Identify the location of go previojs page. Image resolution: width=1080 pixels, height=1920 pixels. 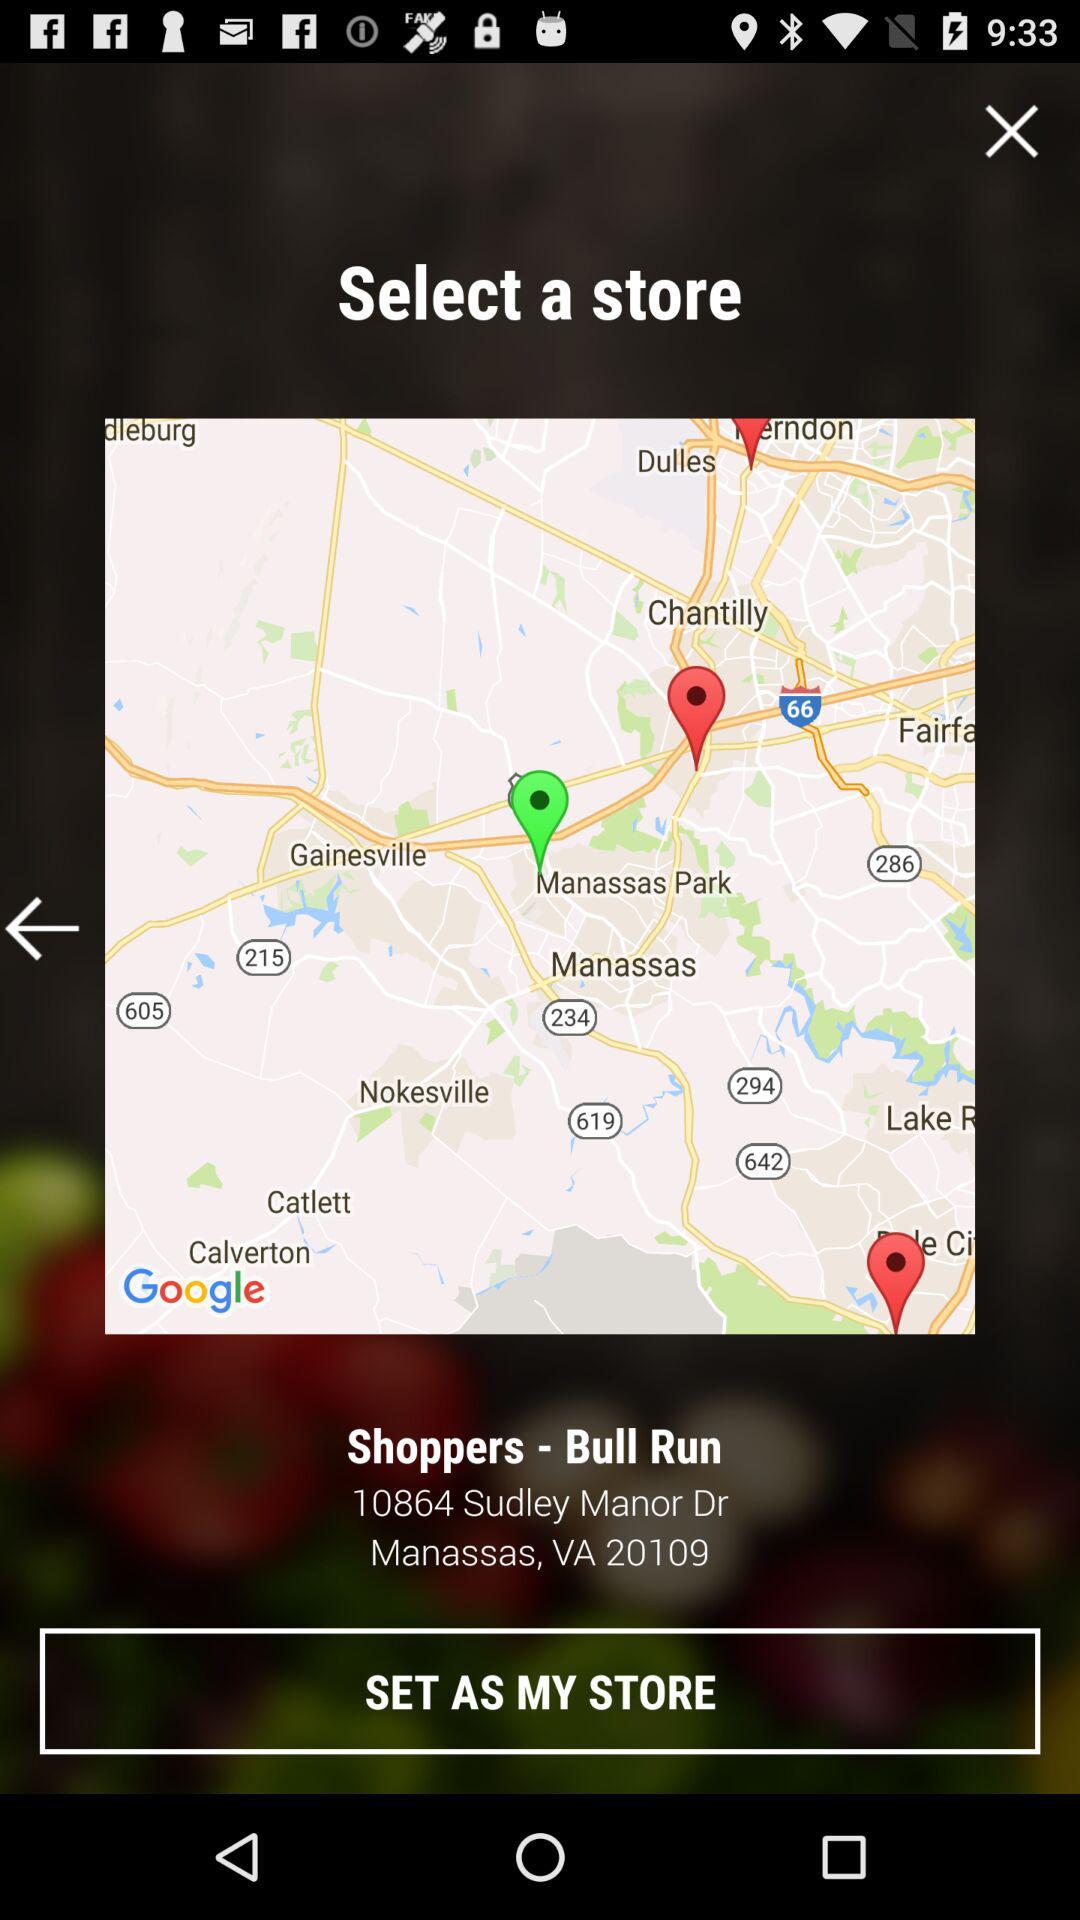
(42, 927).